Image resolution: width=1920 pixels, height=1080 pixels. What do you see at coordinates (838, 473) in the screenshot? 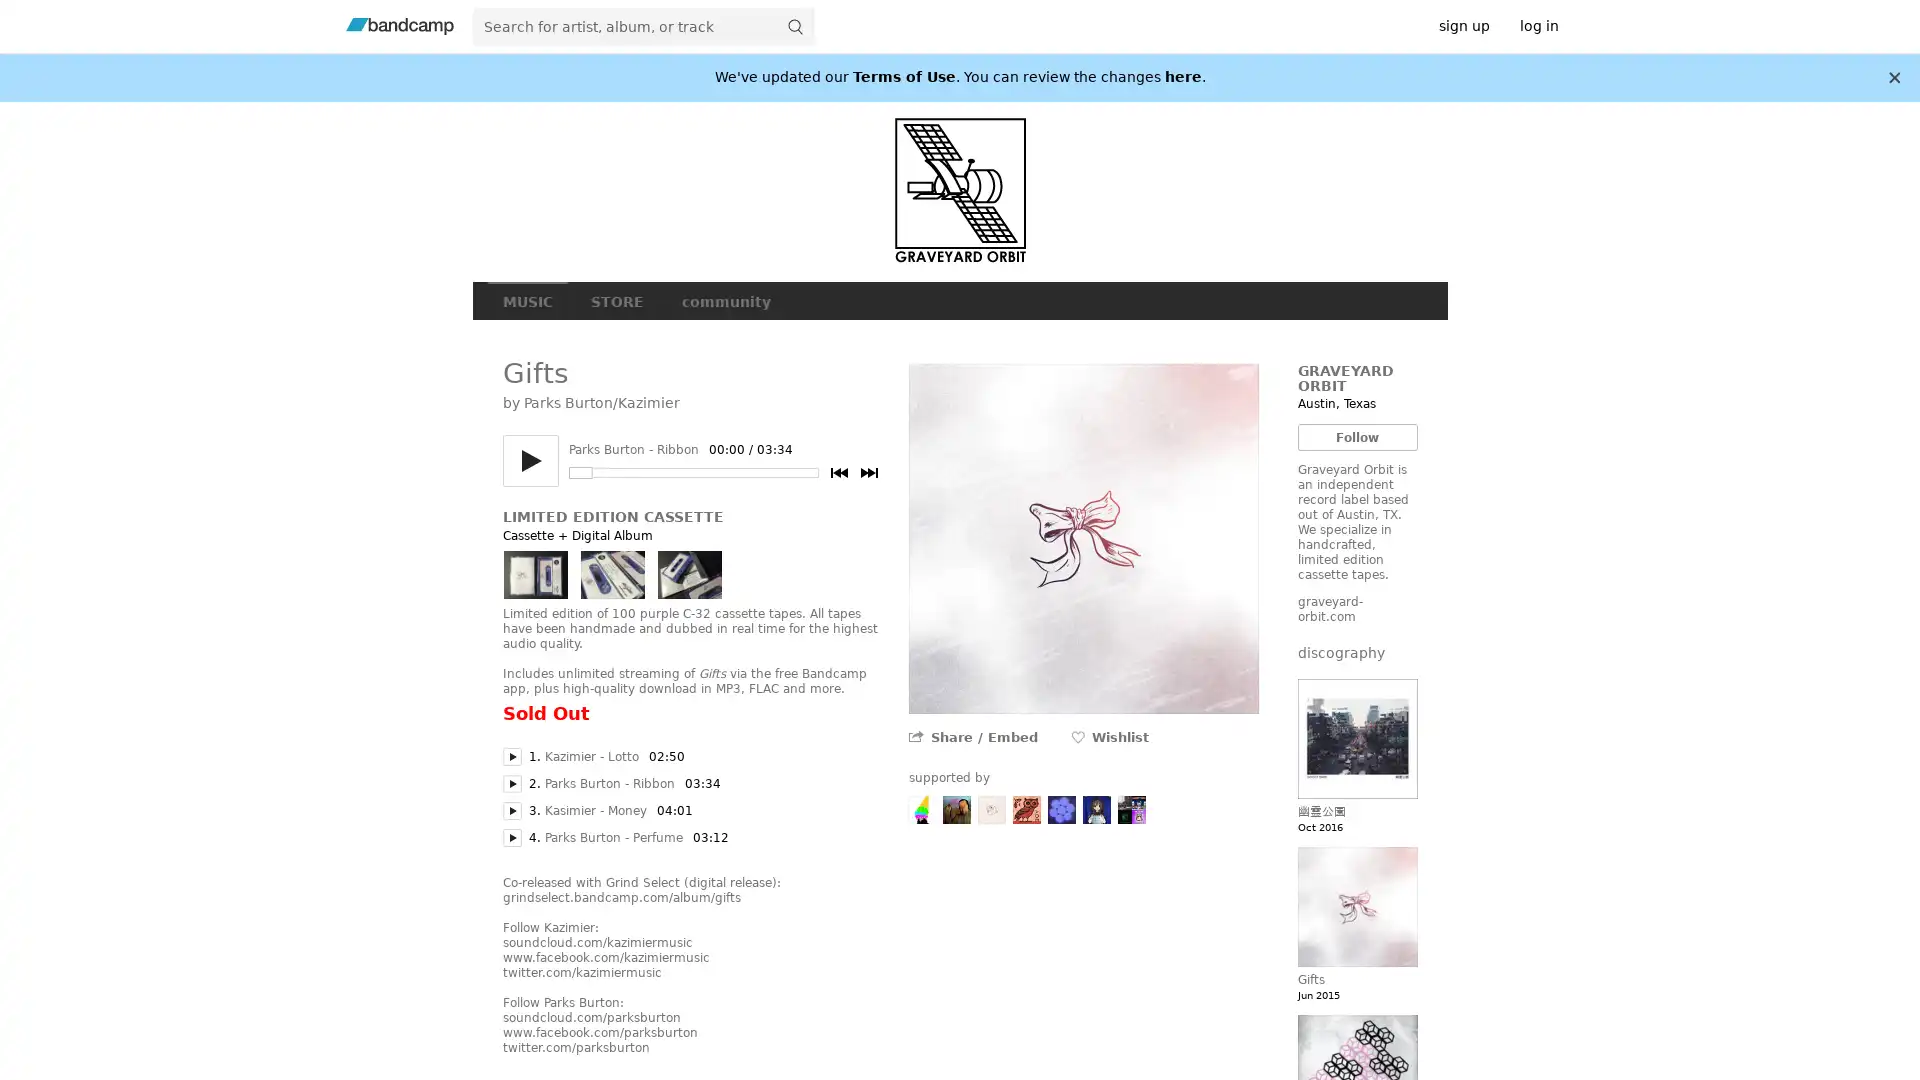
I see `Previous track` at bounding box center [838, 473].